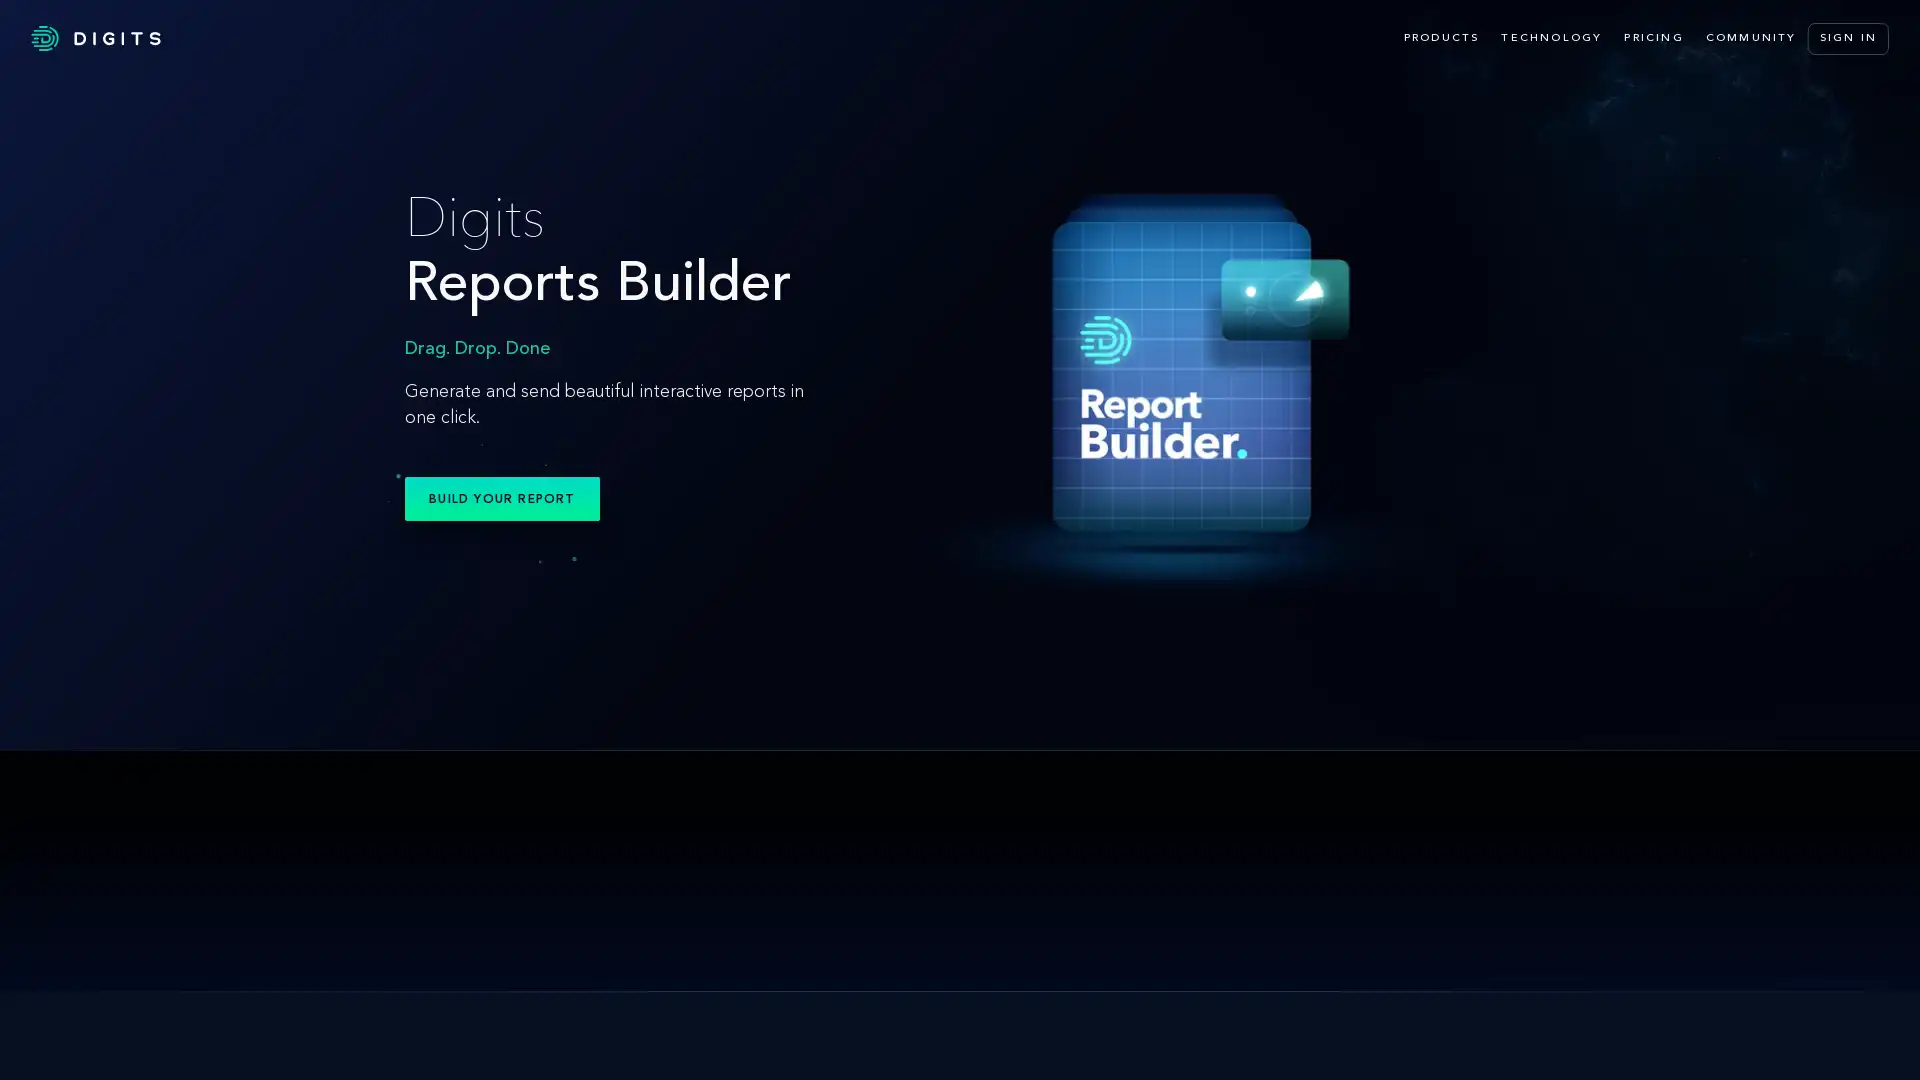  What do you see at coordinates (1440, 623) in the screenshot?
I see `Advisory Tools` at bounding box center [1440, 623].